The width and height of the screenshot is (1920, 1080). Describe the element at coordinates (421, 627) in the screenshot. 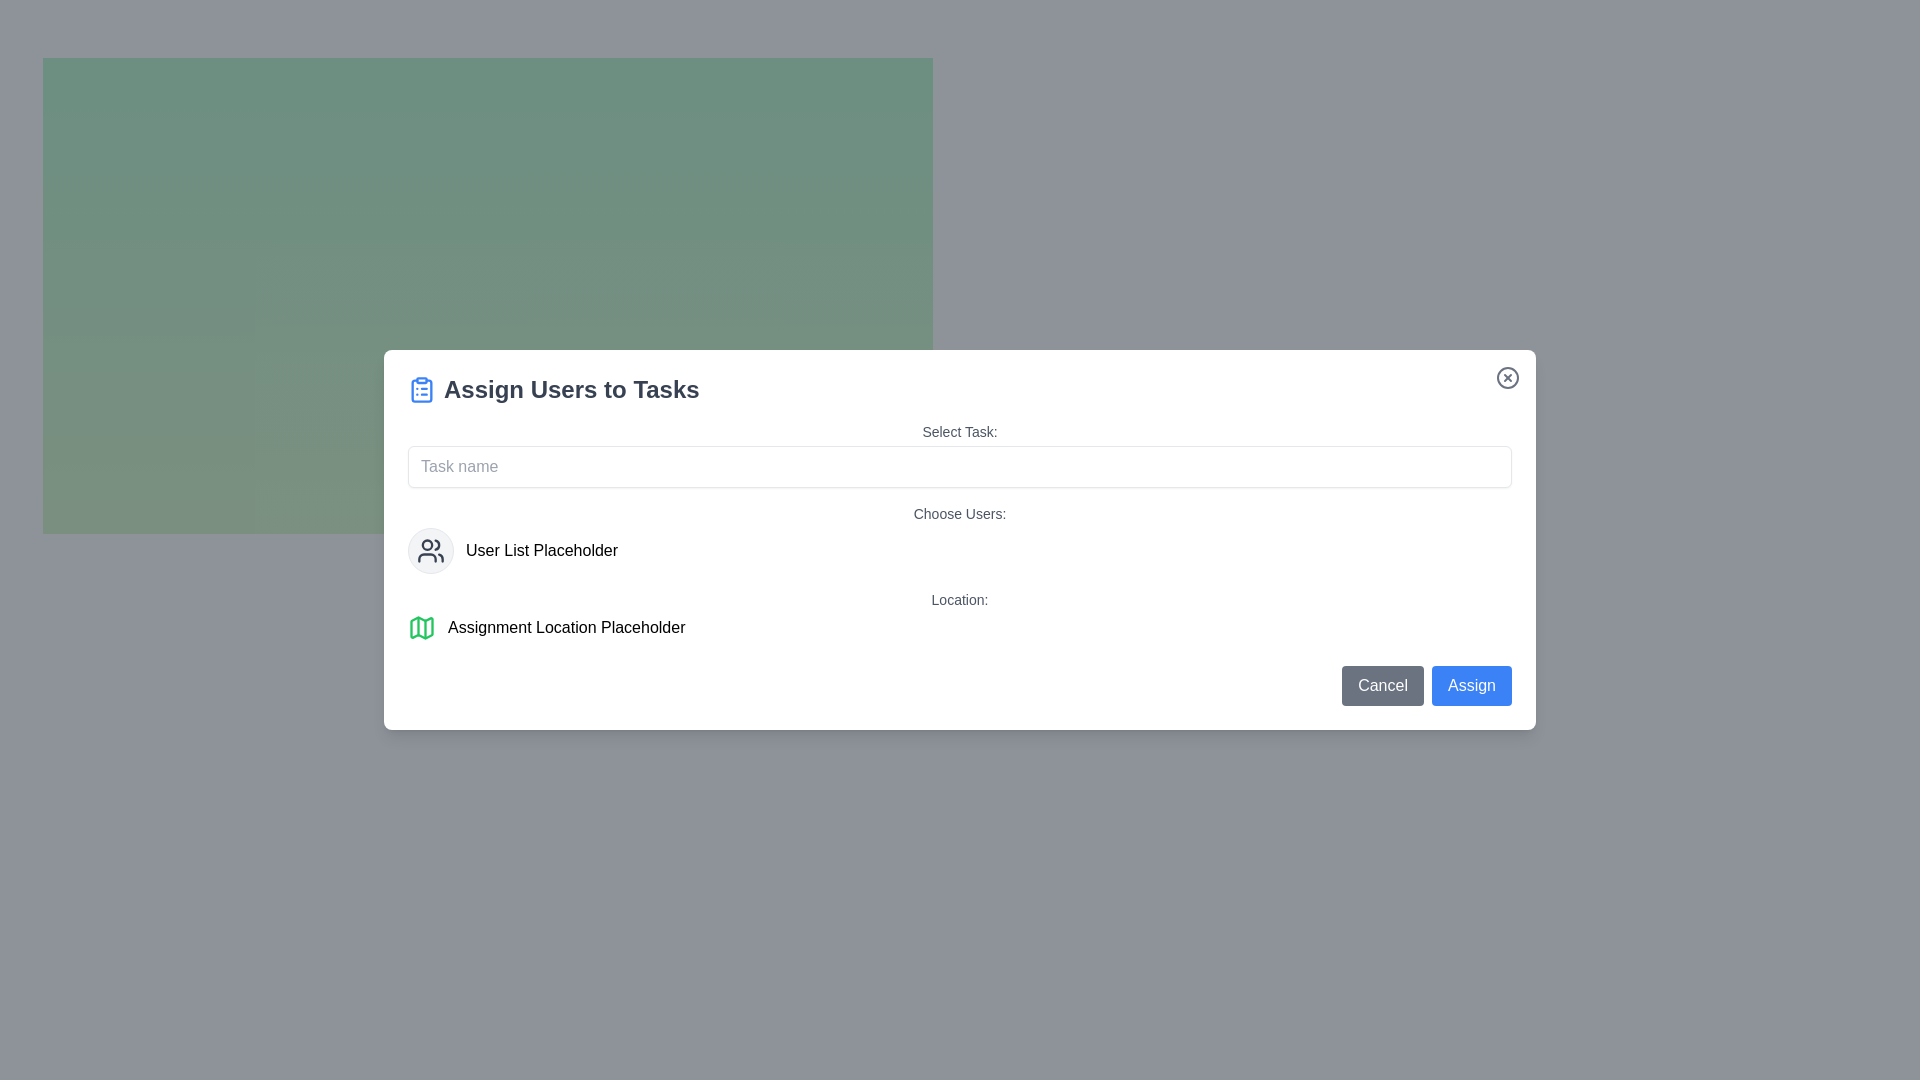

I see `the mapping or location functionality icon located in the 'Assignment Location Placeholder' section, positioned between two vertical line elements below the 'User List Placeholder'` at that location.